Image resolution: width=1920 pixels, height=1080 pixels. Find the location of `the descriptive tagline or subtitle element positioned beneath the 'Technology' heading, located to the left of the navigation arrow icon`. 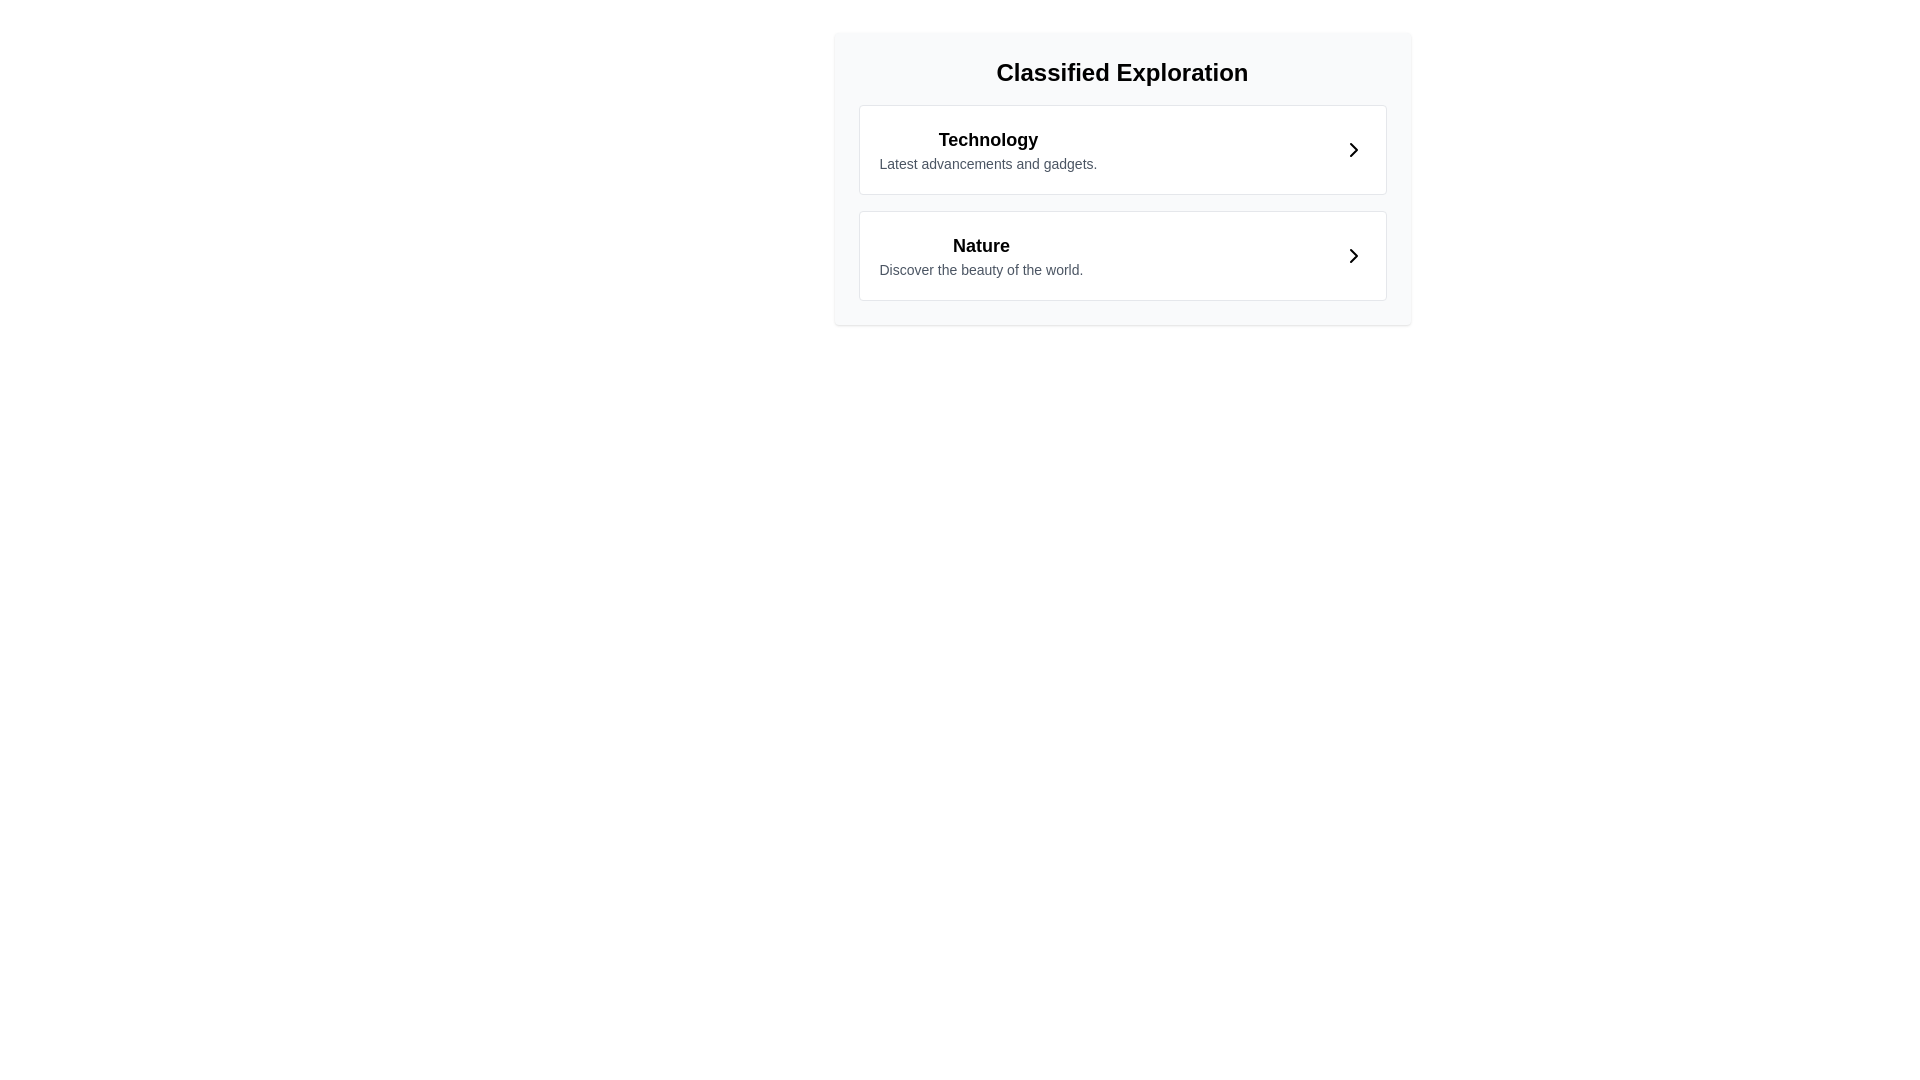

the descriptive tagline or subtitle element positioned beneath the 'Technology' heading, located to the left of the navigation arrow icon is located at coordinates (988, 163).